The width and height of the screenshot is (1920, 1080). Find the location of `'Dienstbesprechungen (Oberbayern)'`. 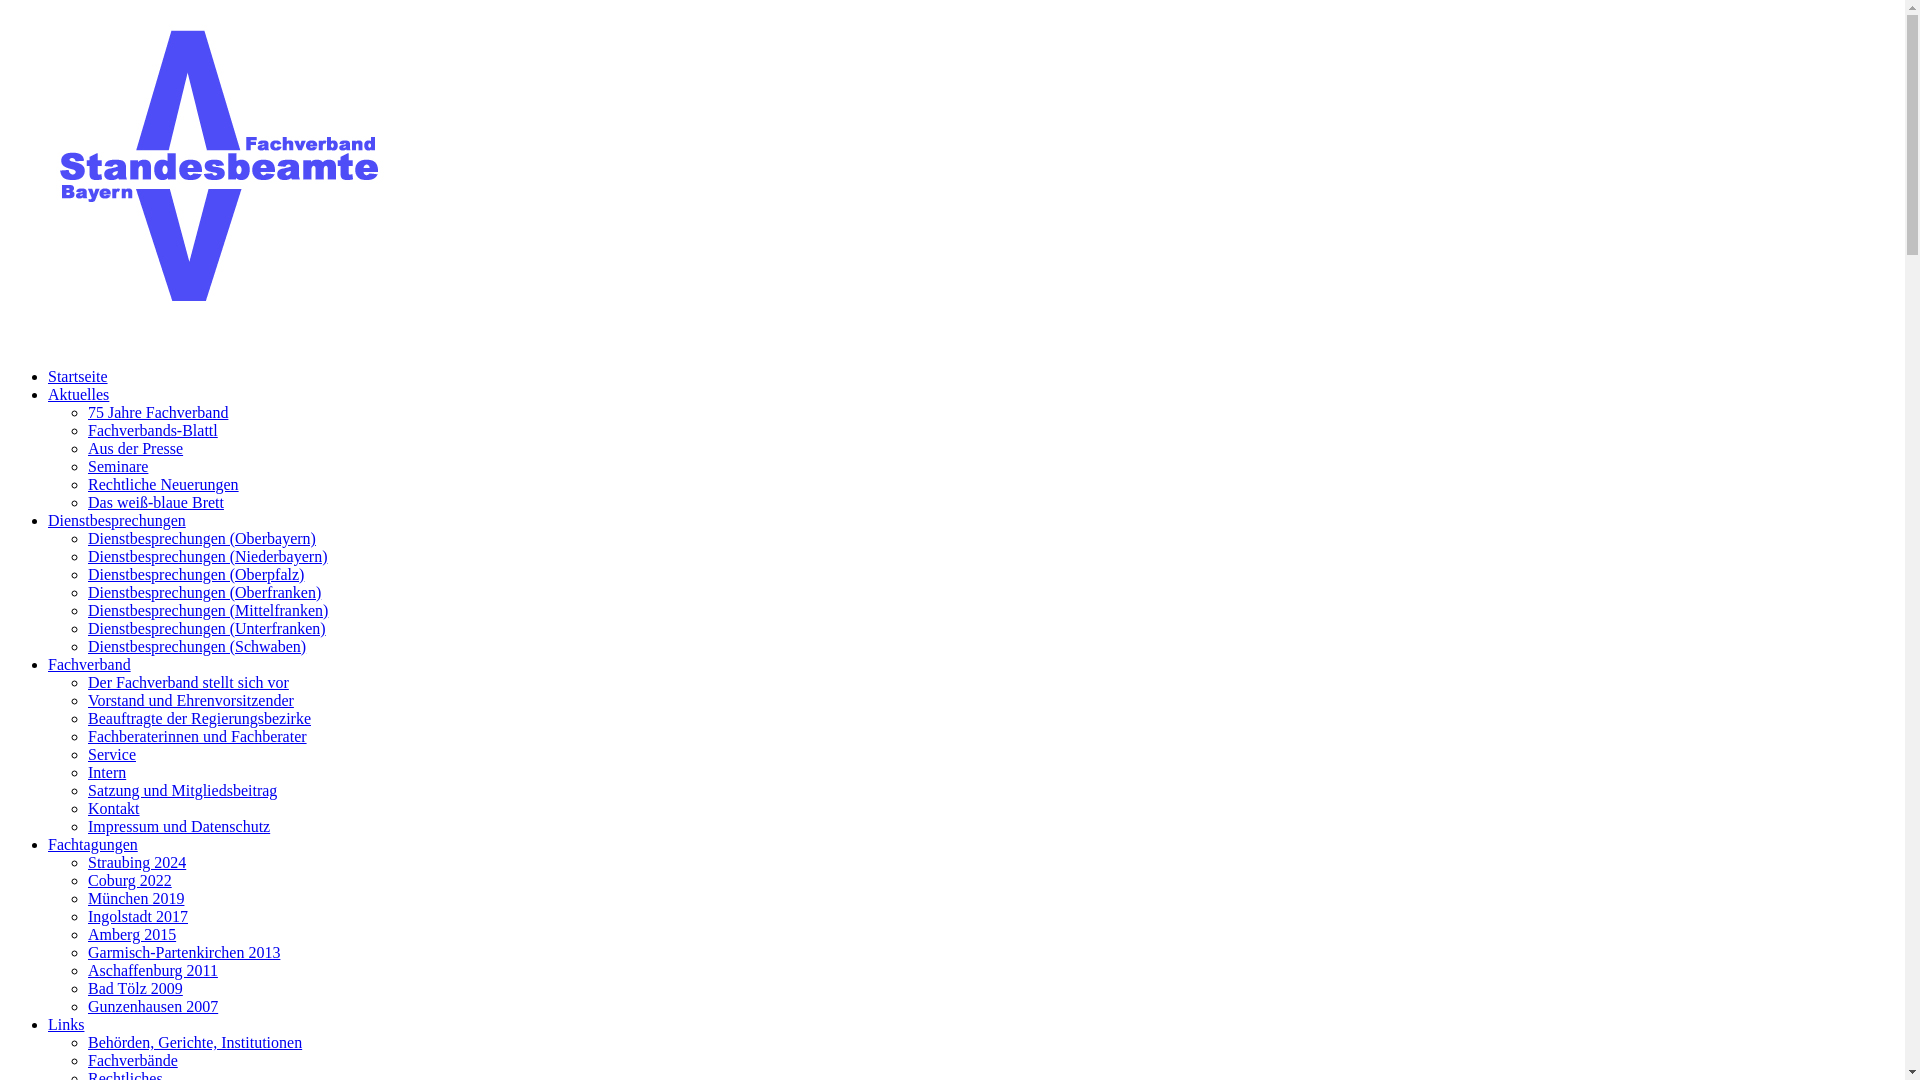

'Dienstbesprechungen (Oberbayern)' is located at coordinates (201, 537).